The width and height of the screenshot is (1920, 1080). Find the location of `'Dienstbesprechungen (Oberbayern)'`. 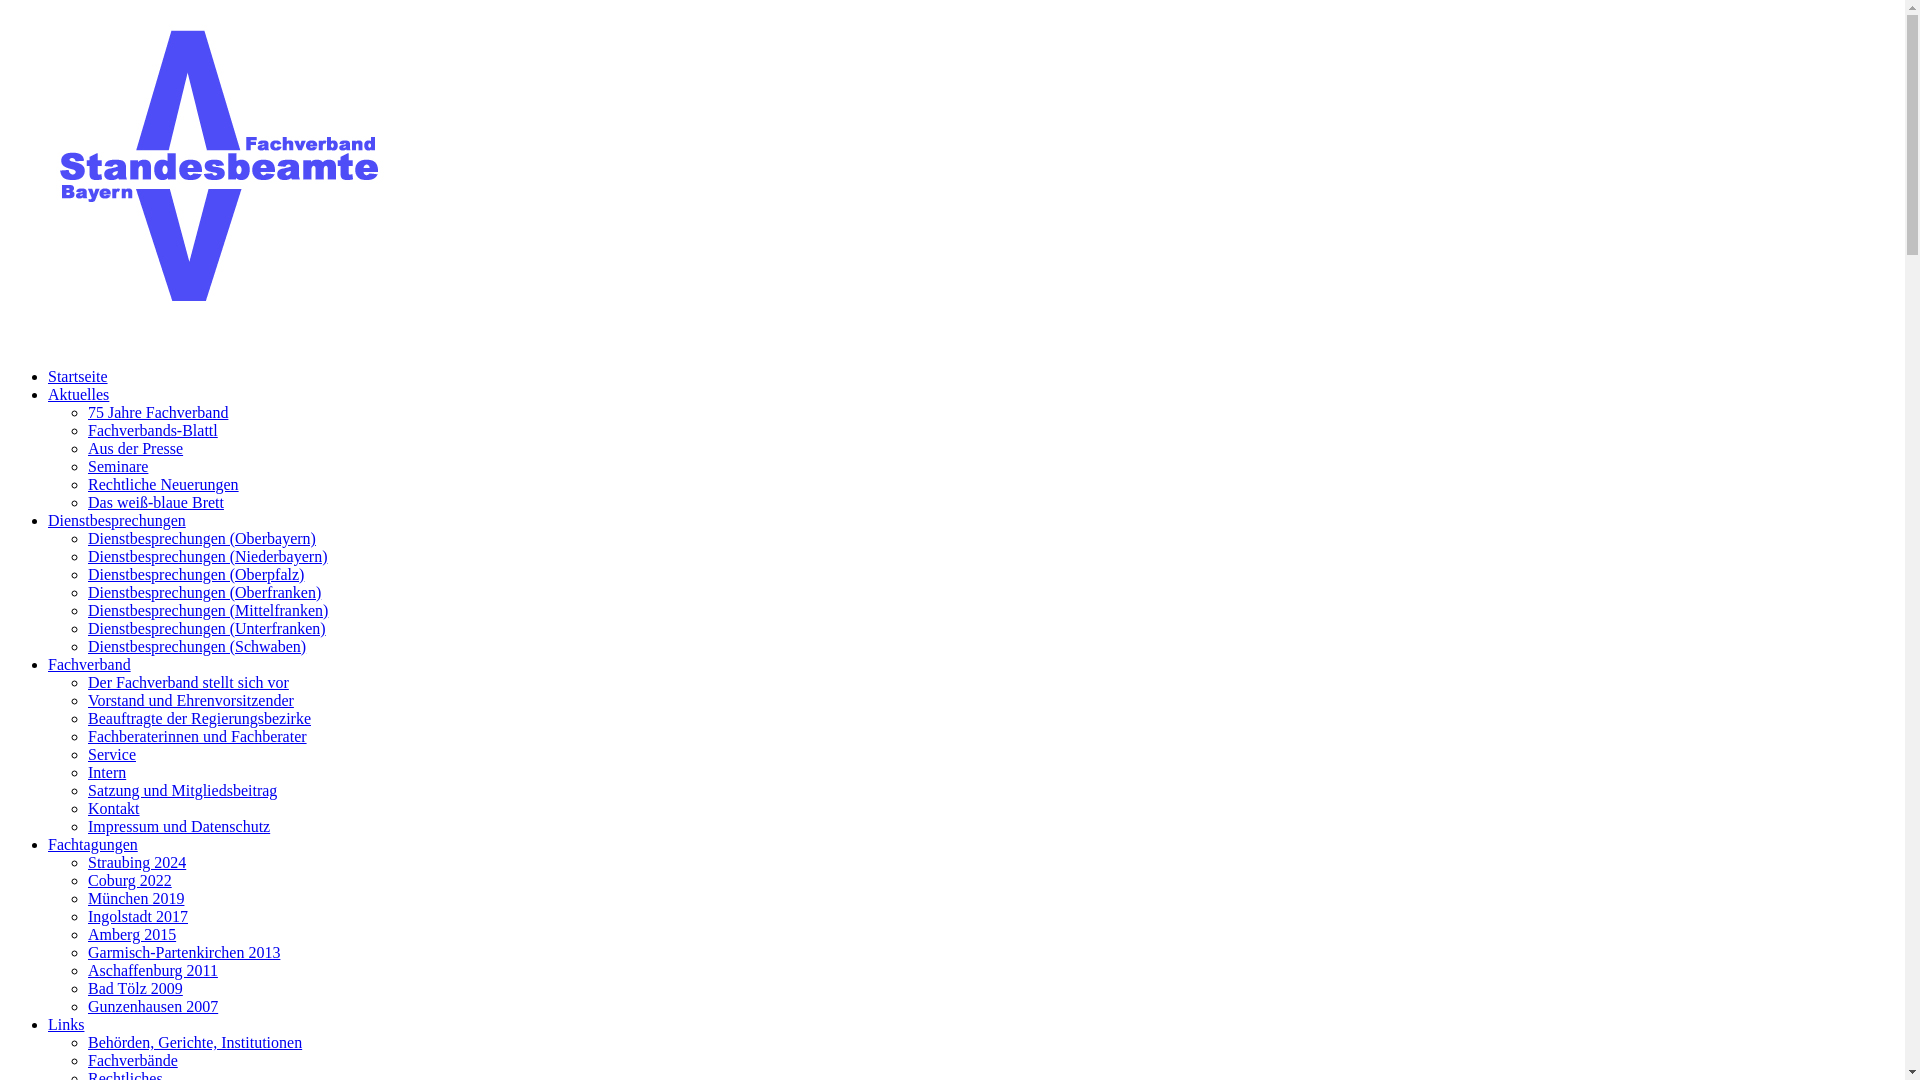

'Dienstbesprechungen (Oberbayern)' is located at coordinates (201, 537).